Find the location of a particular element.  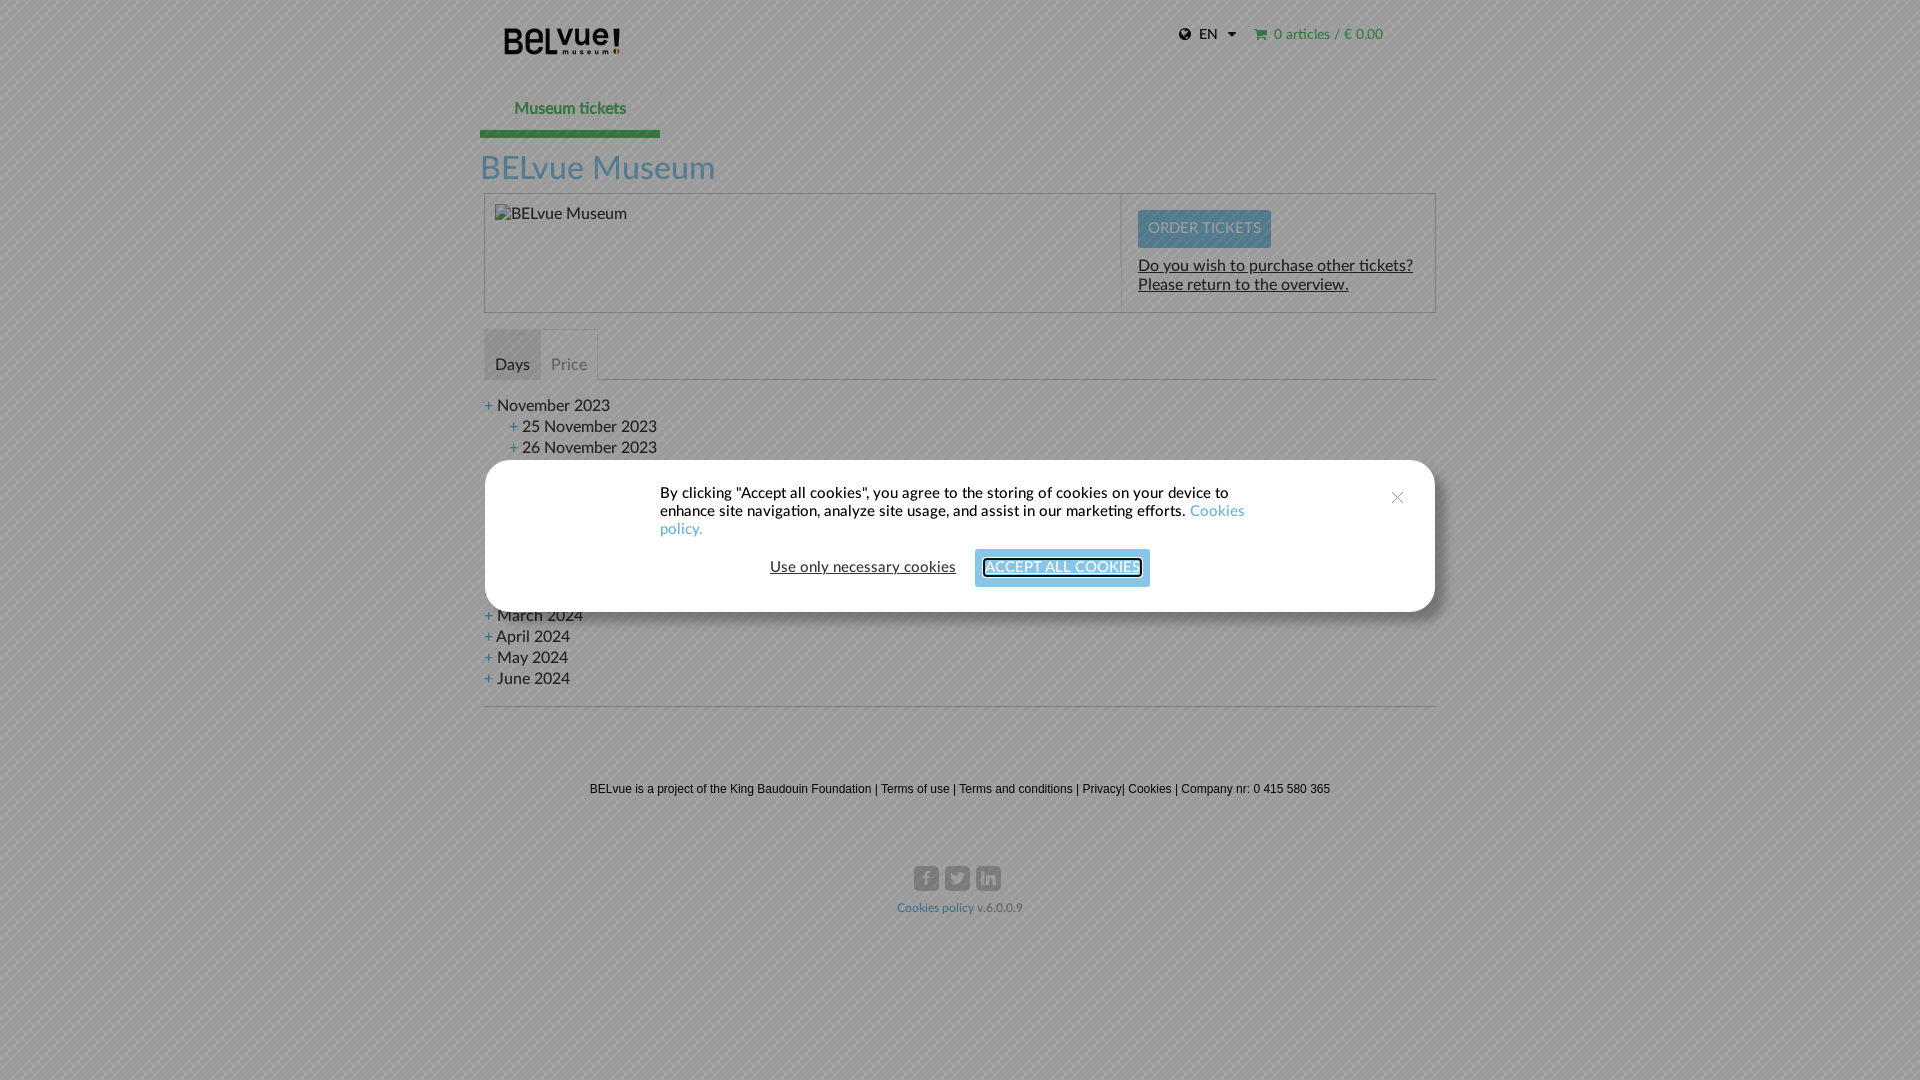

'Use only necessary cookies' is located at coordinates (863, 567).